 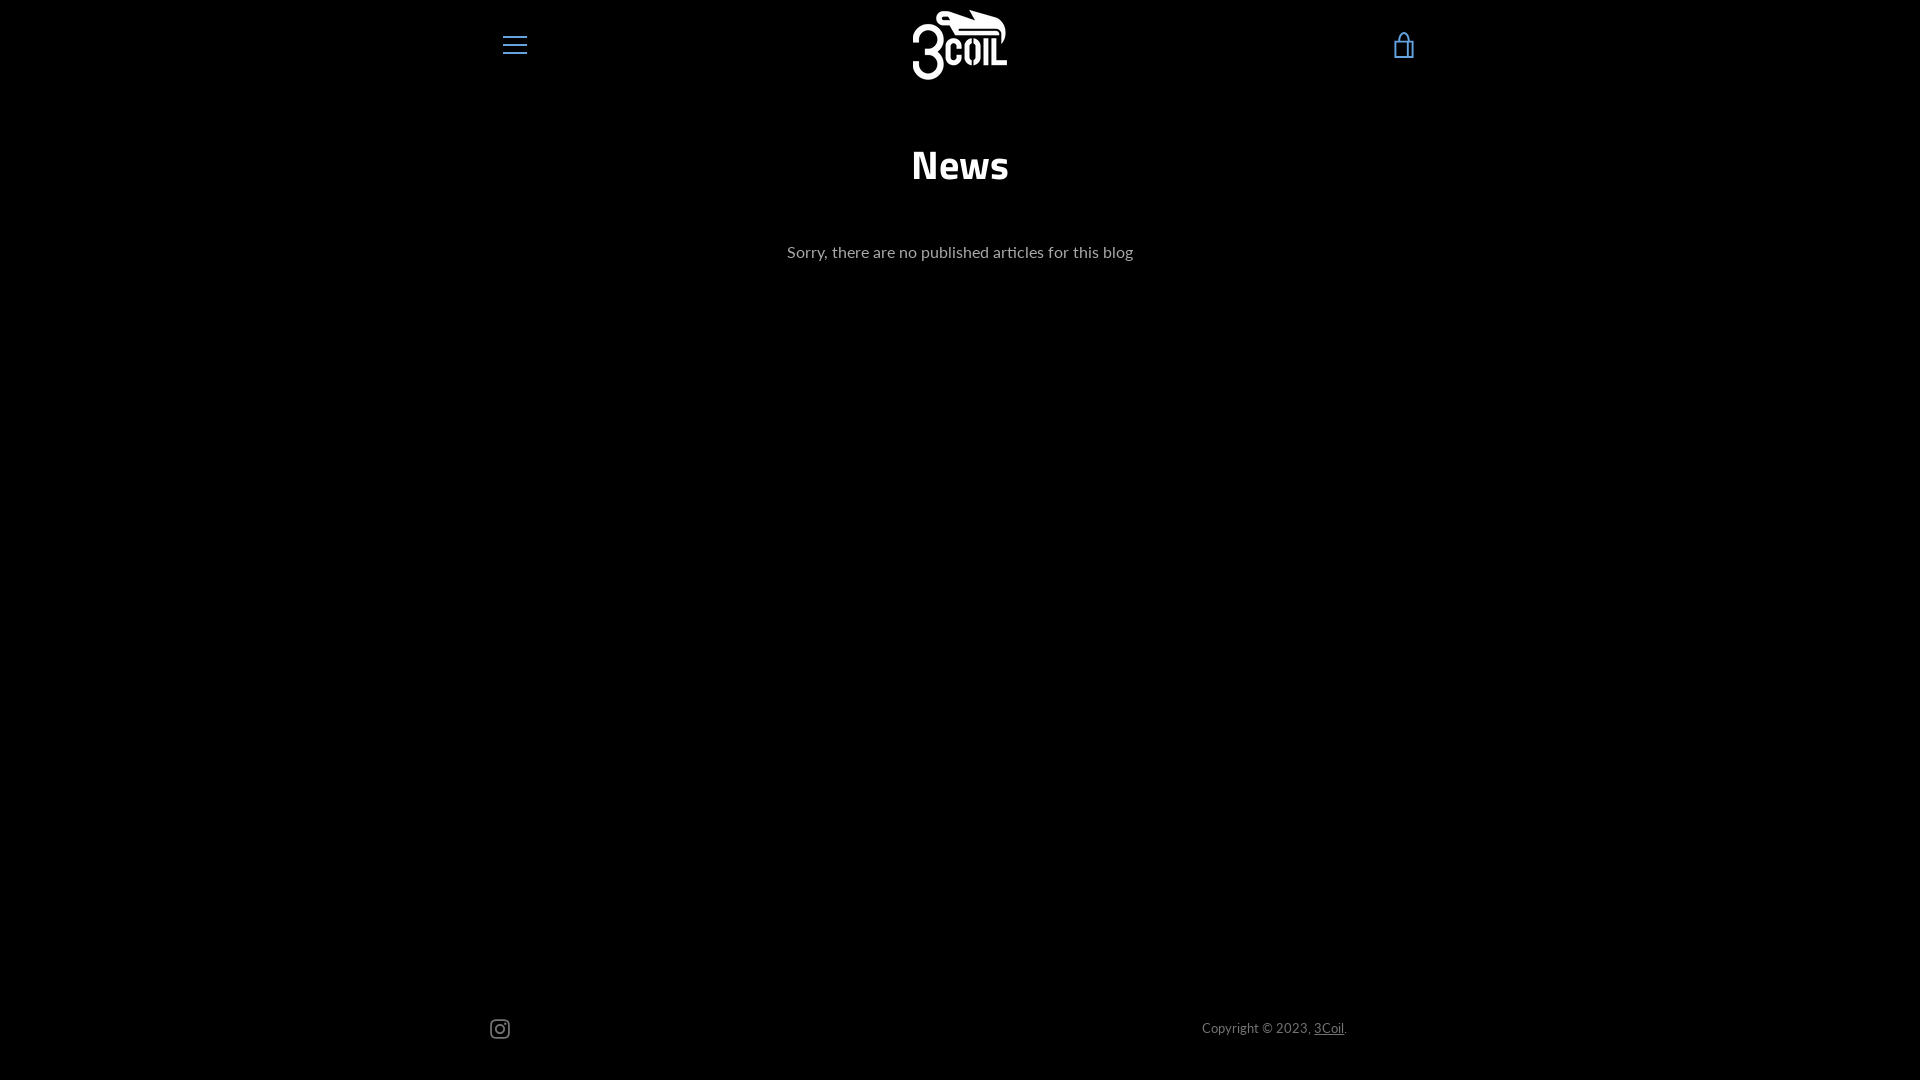 I want to click on 'MENU', so click(x=514, y=45).